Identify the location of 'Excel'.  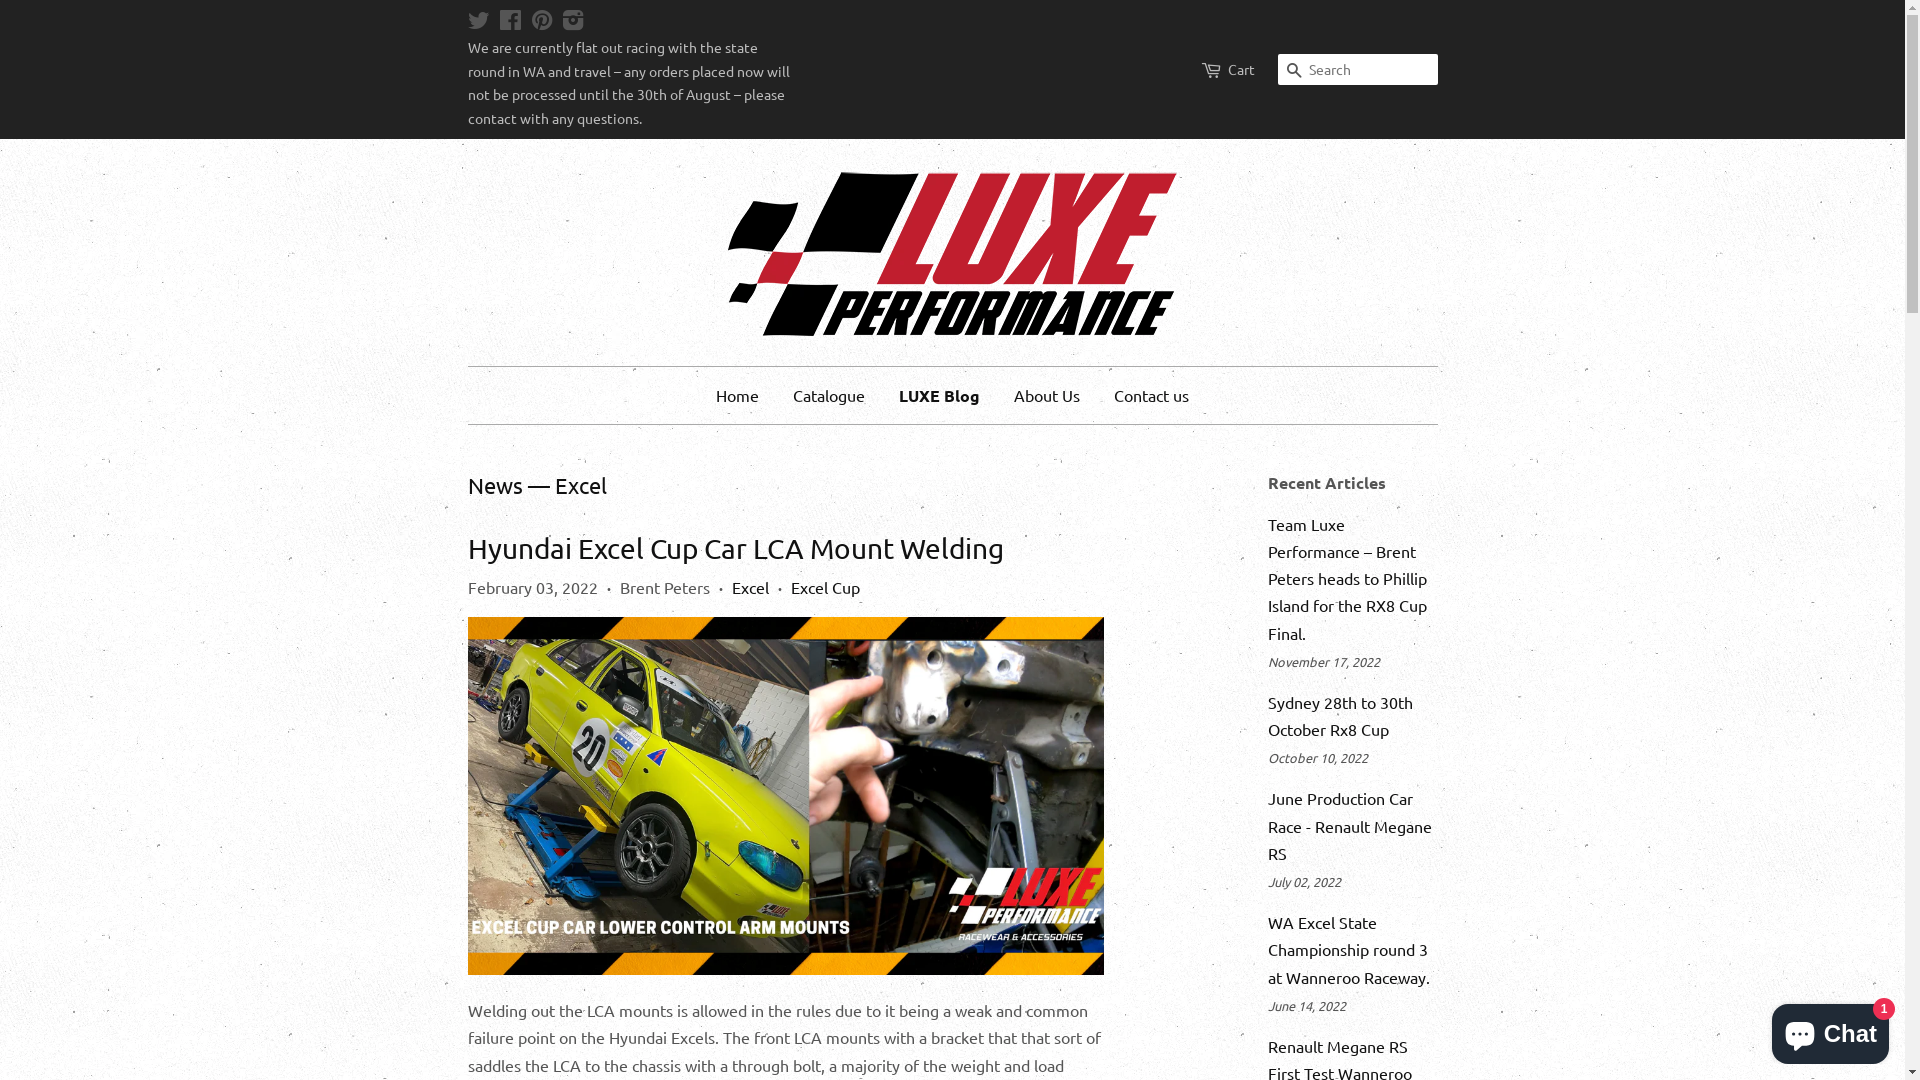
(749, 585).